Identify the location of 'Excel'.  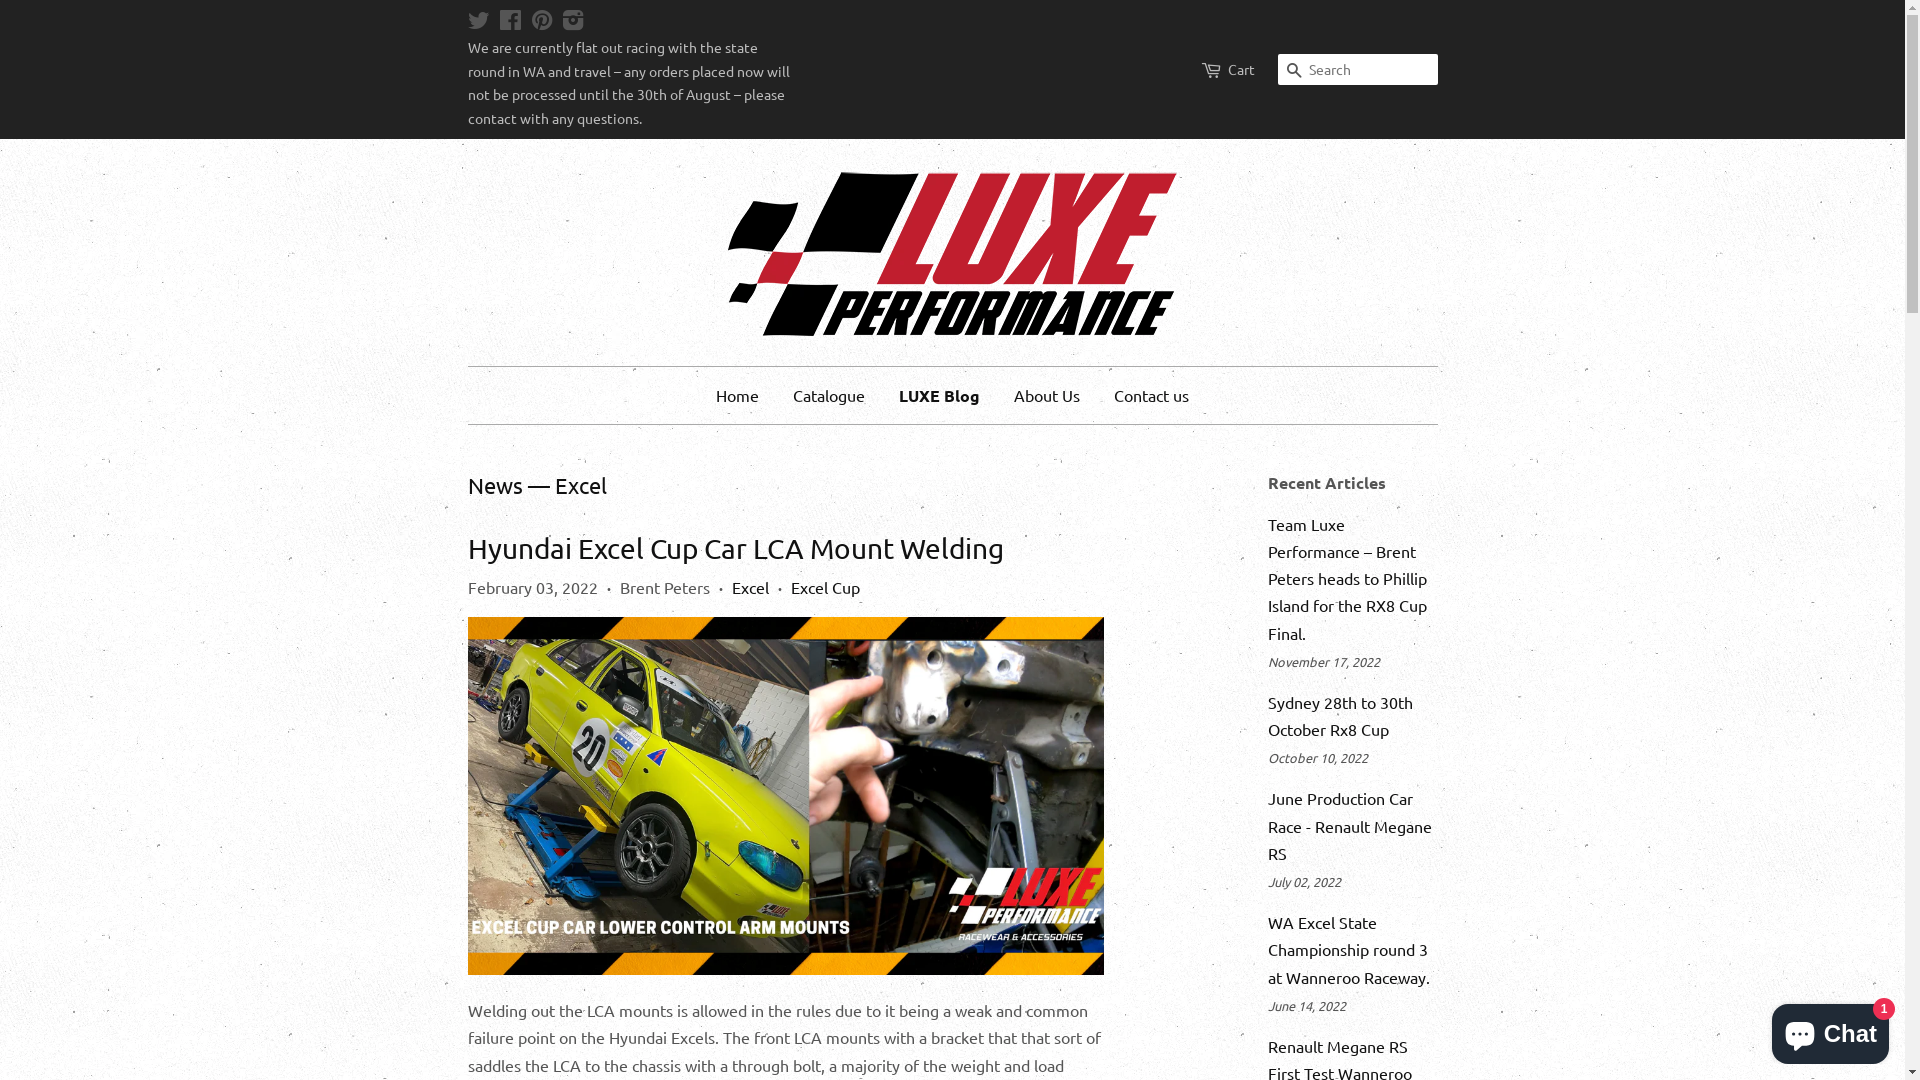
(749, 585).